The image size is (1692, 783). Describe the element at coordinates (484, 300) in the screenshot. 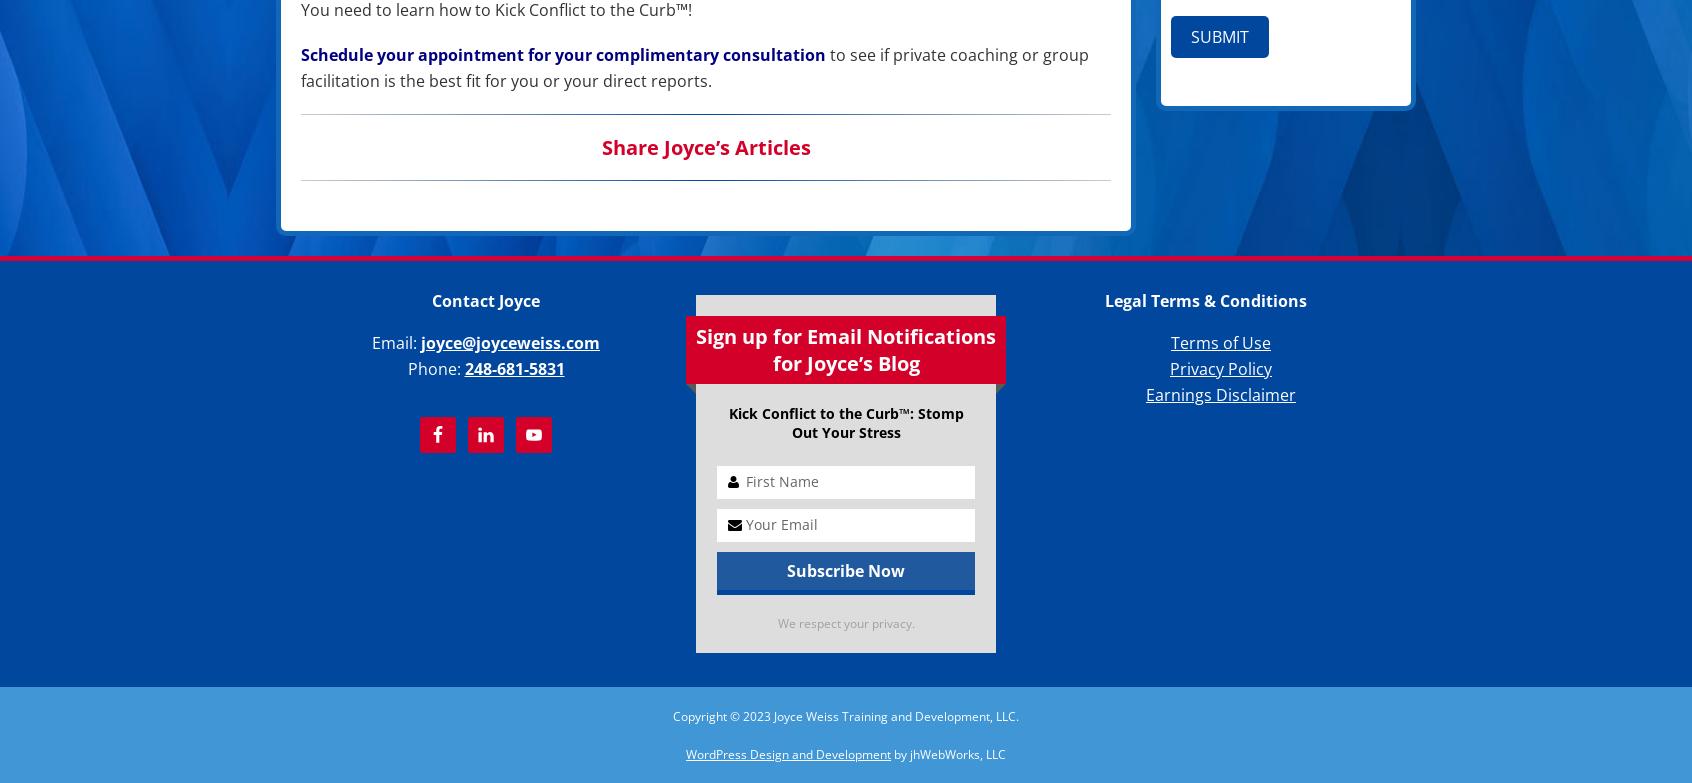

I see `'Contact Joyce'` at that location.